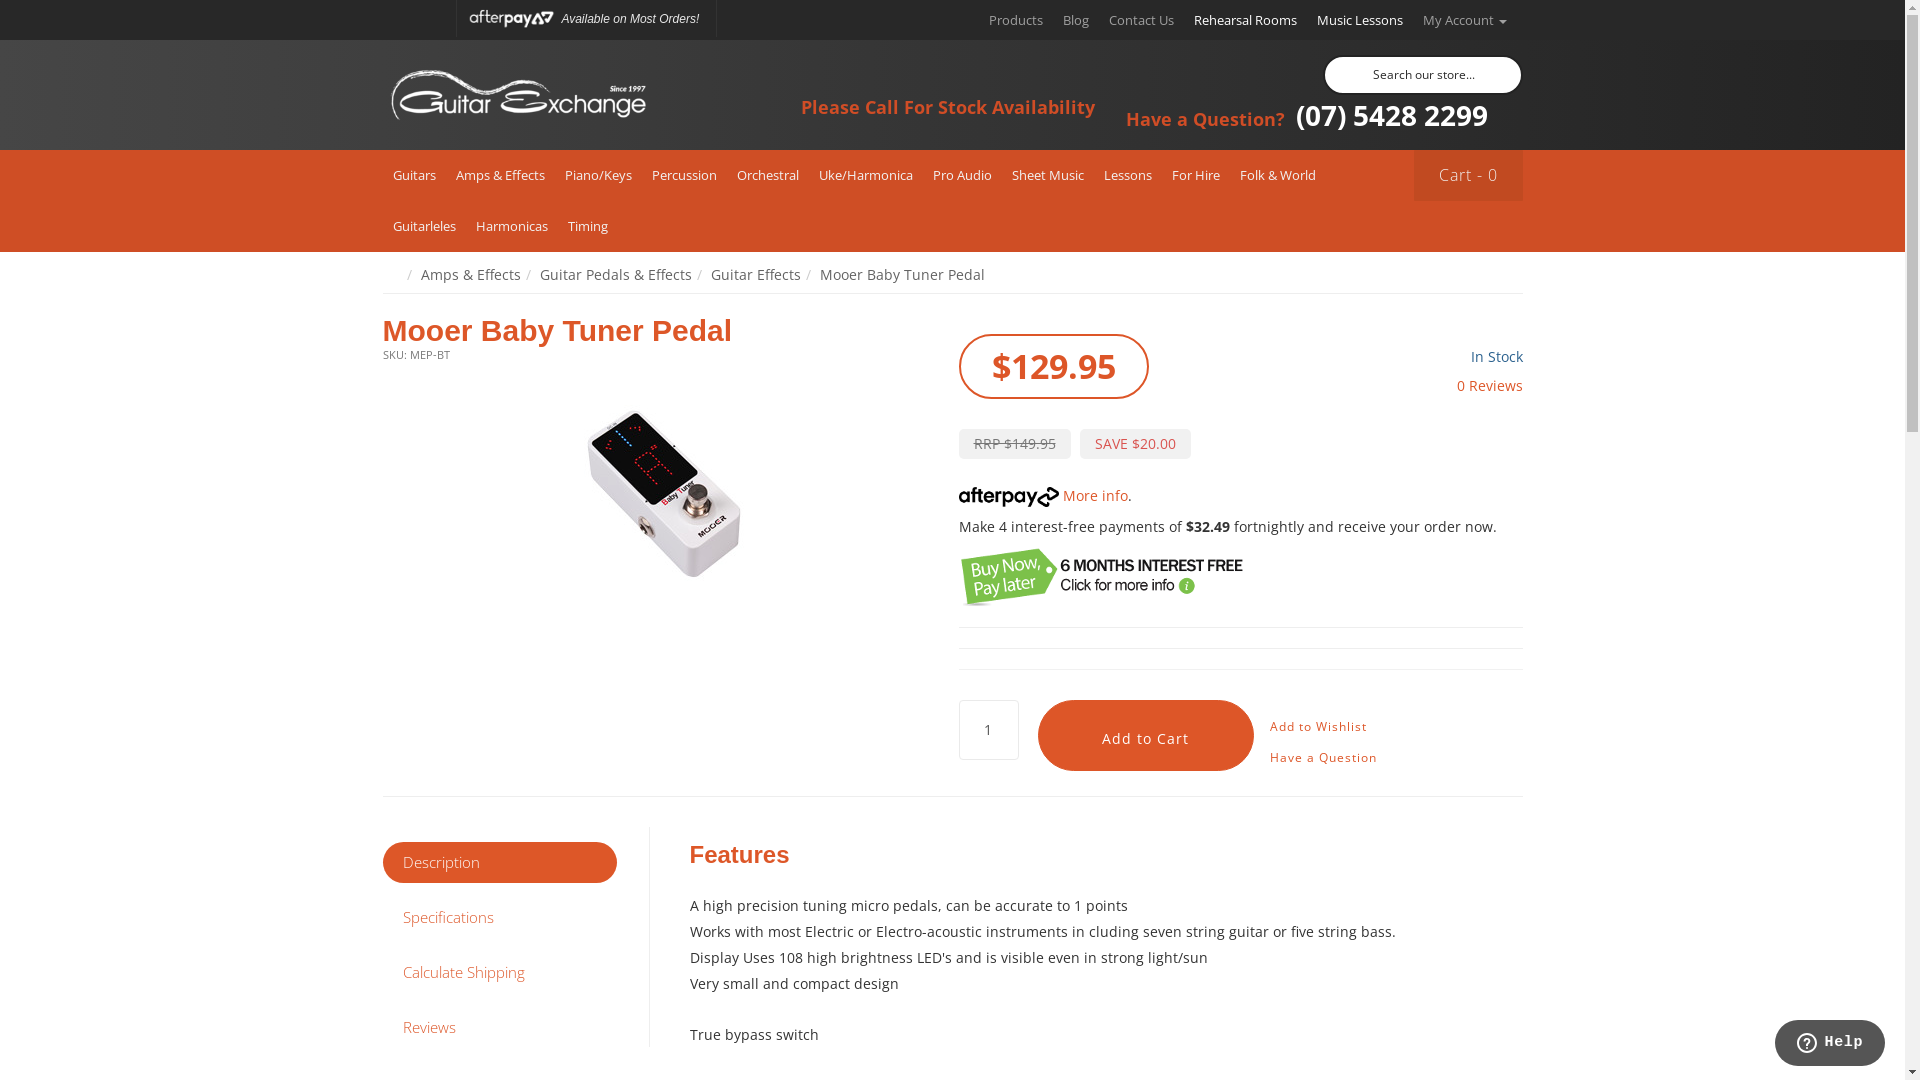  I want to click on 'Uke/Harmonica', so click(864, 174).